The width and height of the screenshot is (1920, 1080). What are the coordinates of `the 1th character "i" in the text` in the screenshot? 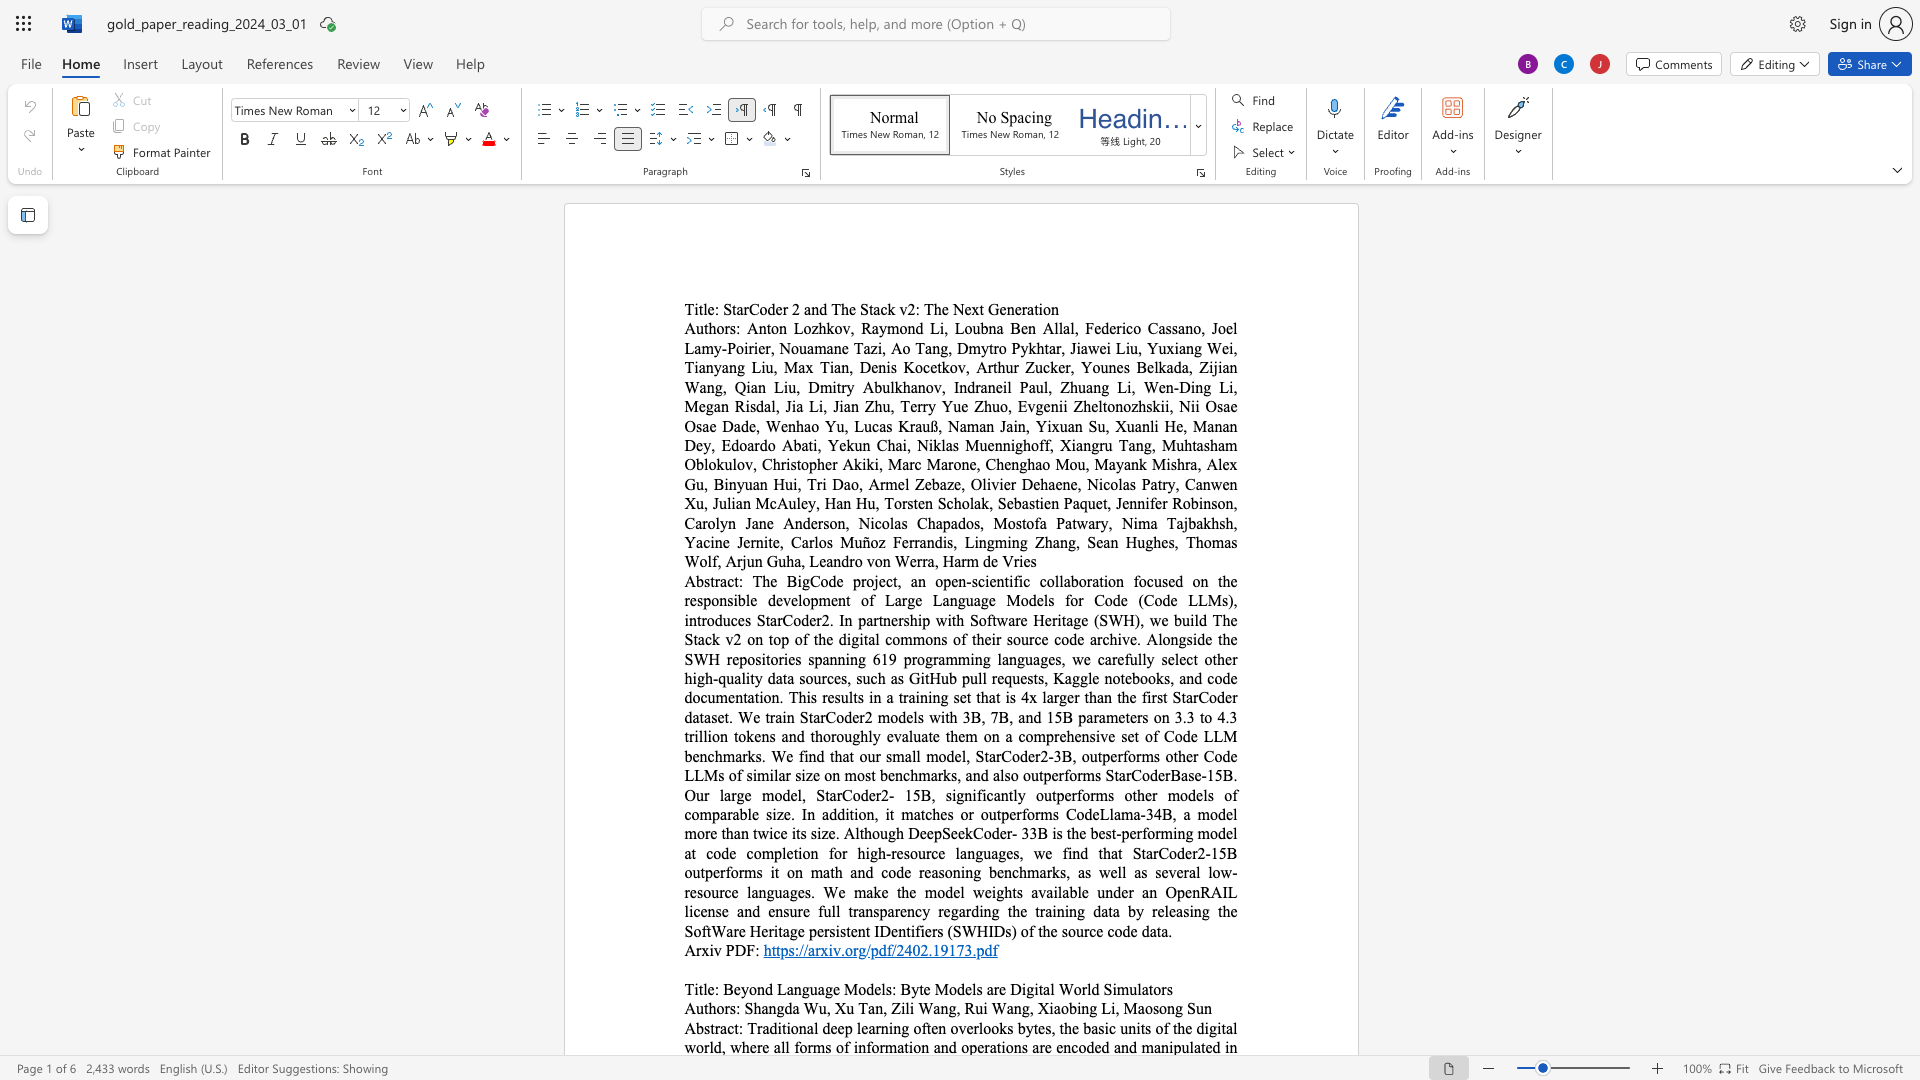 It's located at (1040, 309).